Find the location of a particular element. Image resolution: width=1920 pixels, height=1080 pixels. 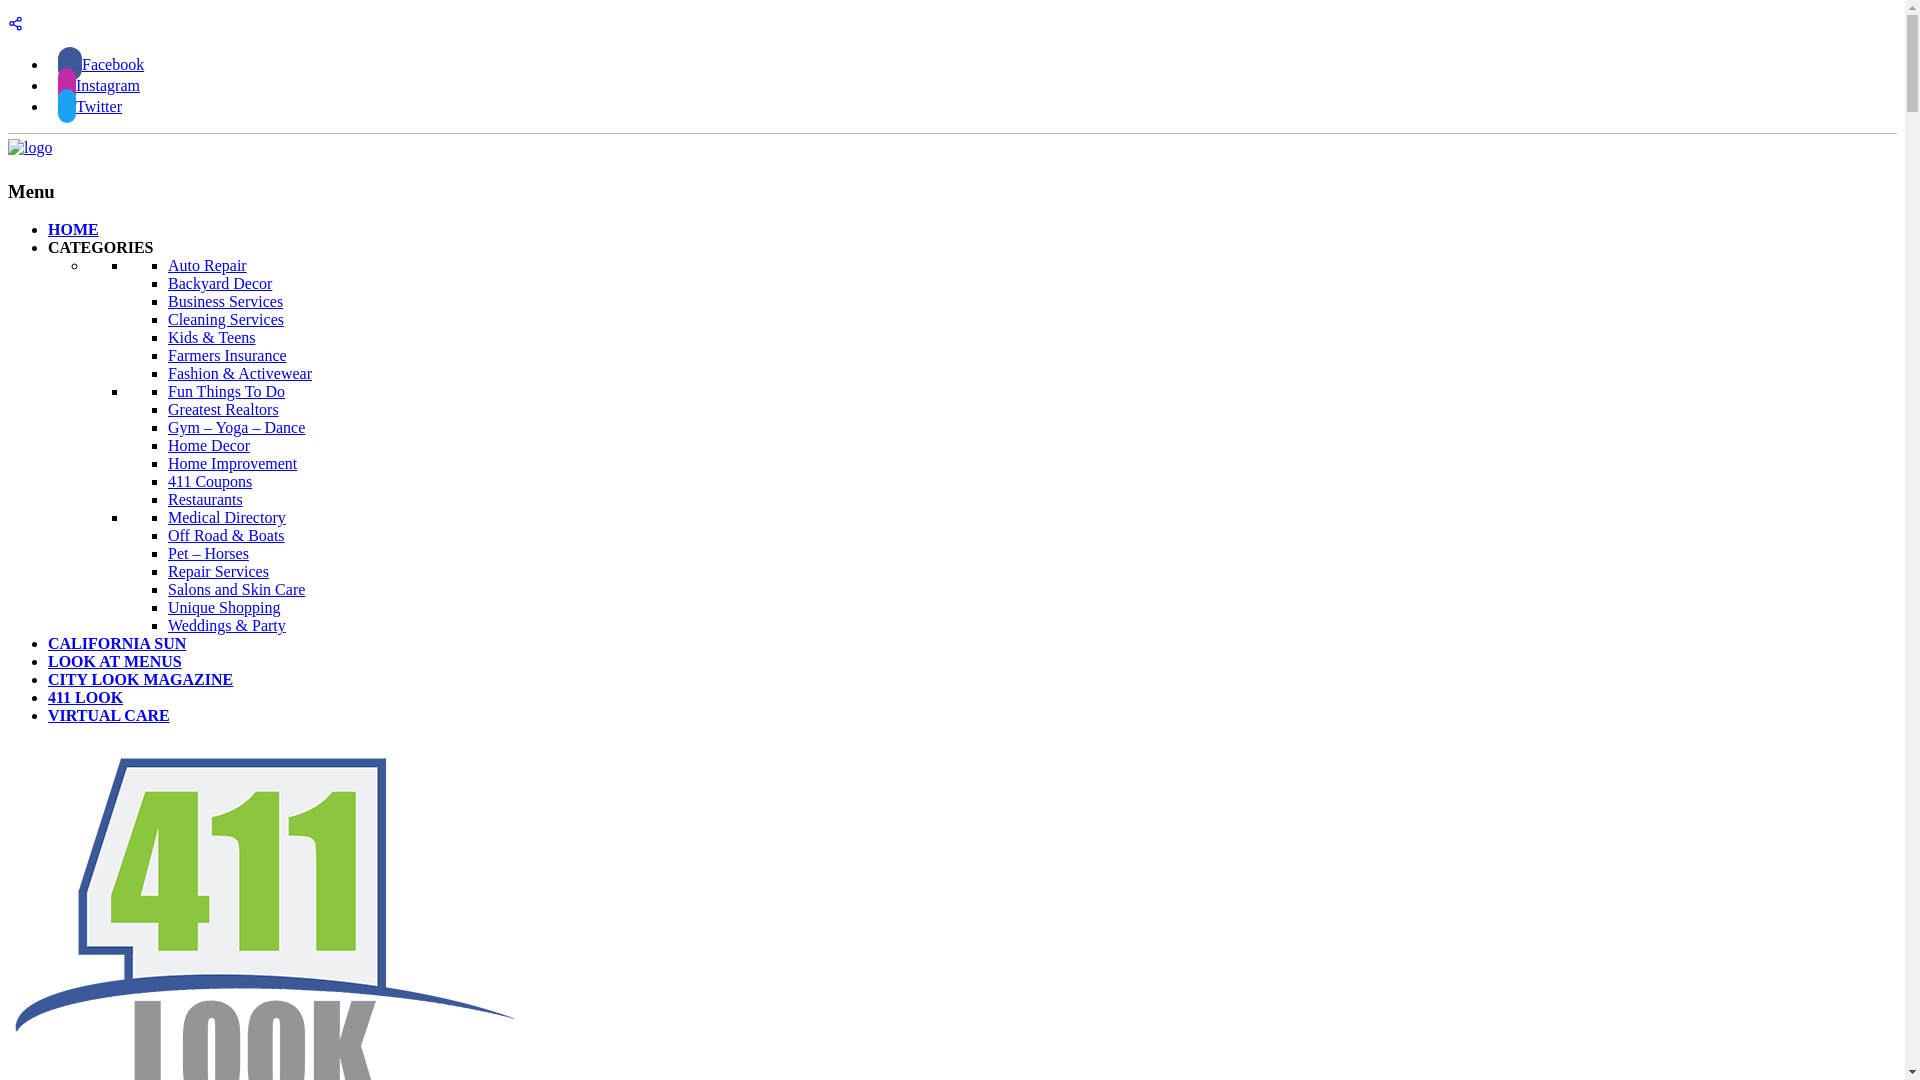

'Home Improvement' is located at coordinates (232, 463).